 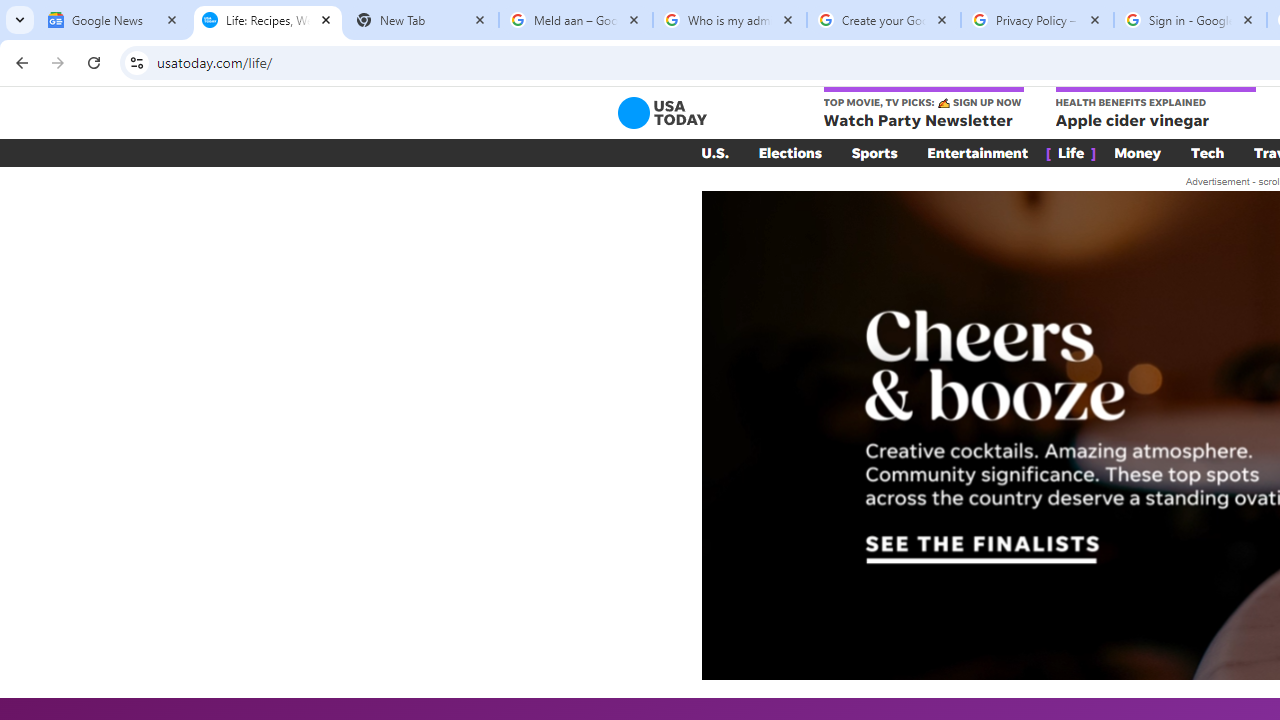 I want to click on 'Create your Google Account', so click(x=882, y=20).